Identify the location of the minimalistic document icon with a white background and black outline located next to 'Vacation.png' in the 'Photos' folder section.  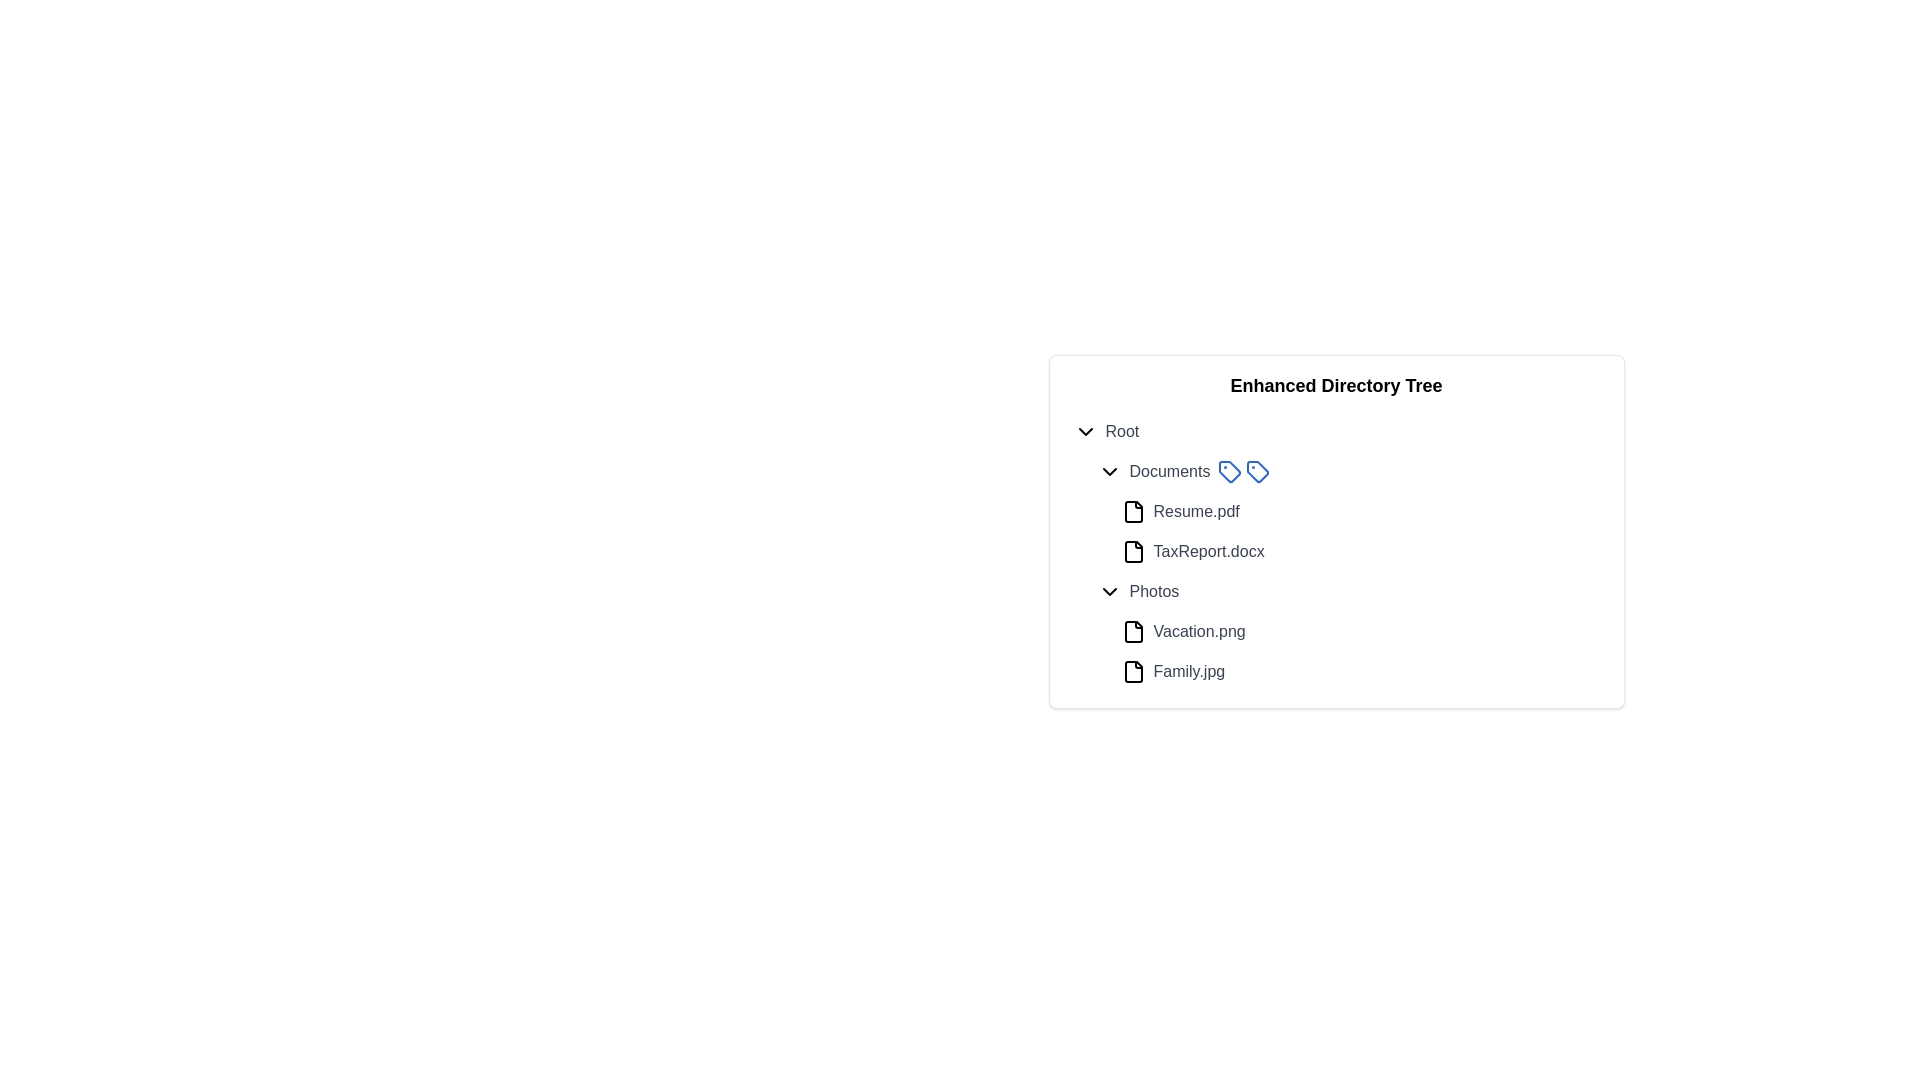
(1133, 632).